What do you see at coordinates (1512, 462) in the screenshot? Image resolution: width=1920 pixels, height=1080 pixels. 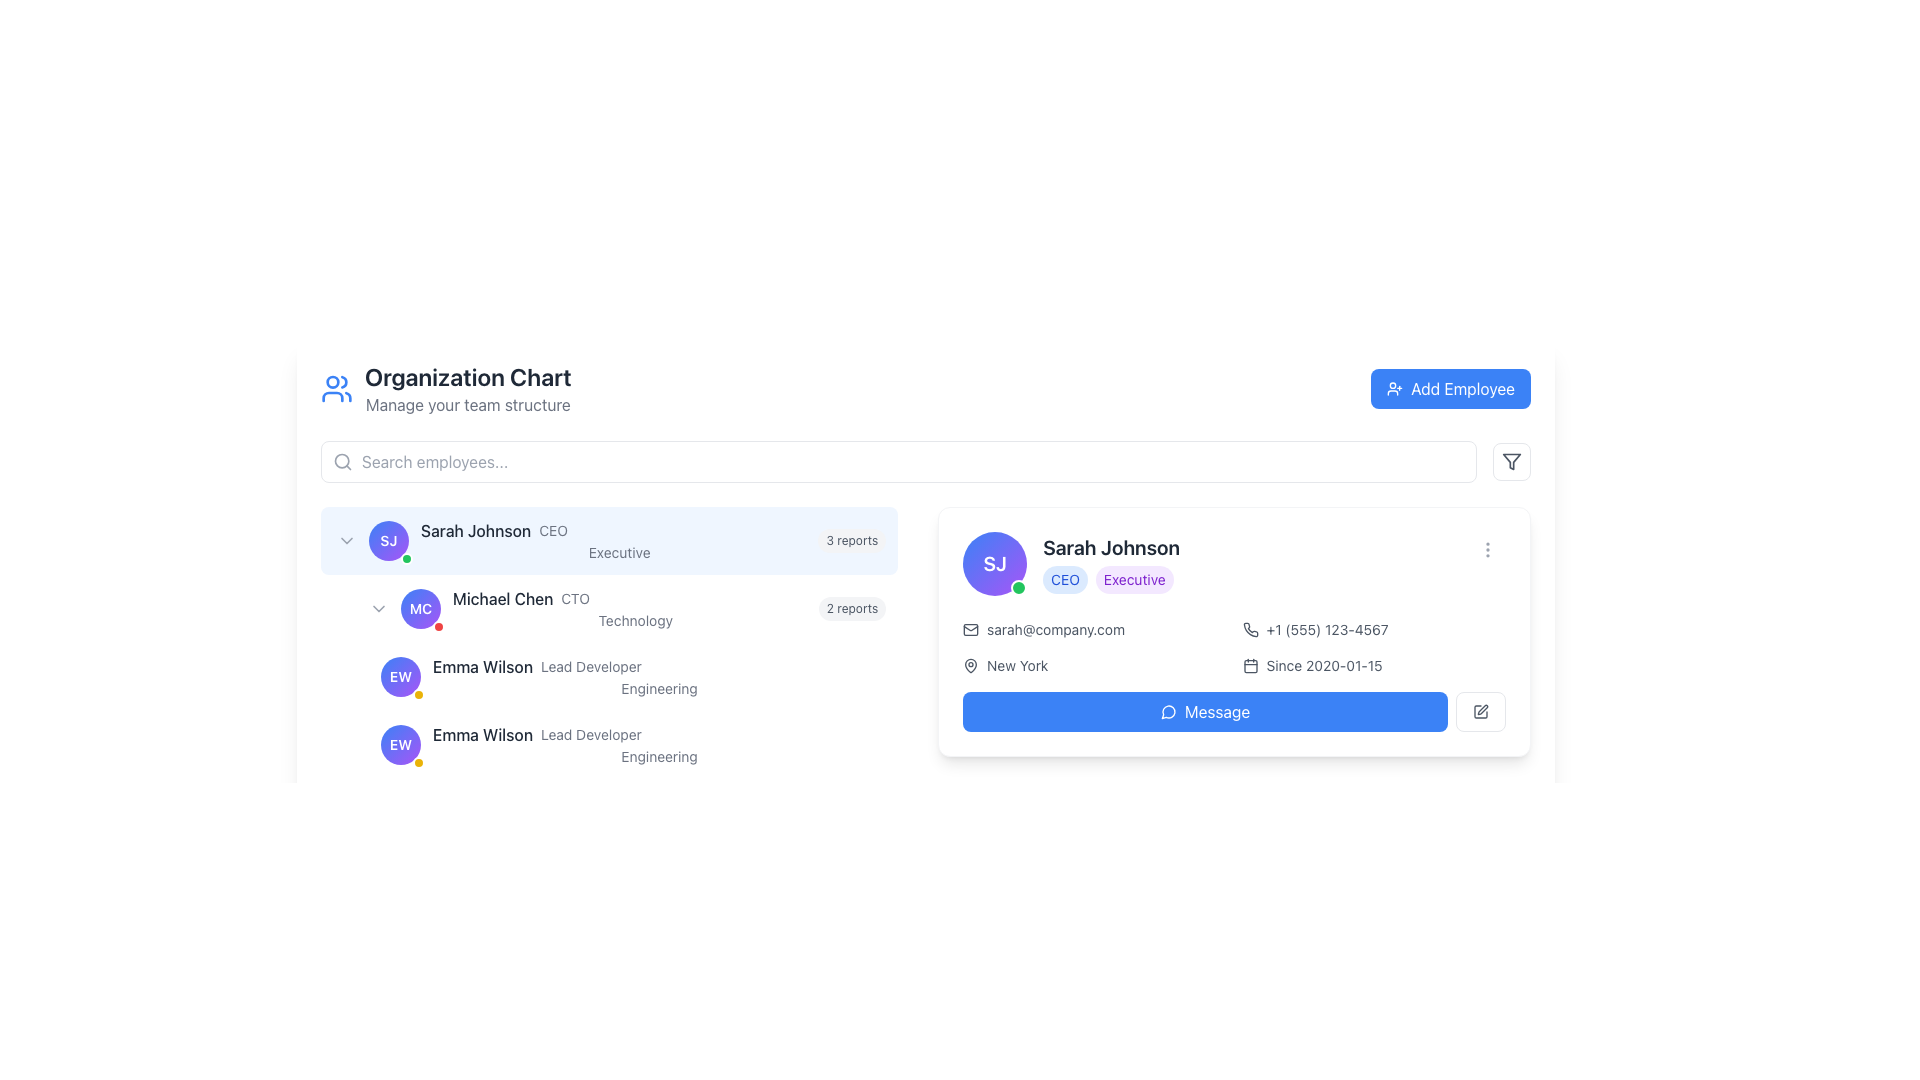 I see `the filter icon, which is a minimalist gray triangular funnel shape located in the upper-right corner of the header section, next to the 'Add Employee' button` at bounding box center [1512, 462].